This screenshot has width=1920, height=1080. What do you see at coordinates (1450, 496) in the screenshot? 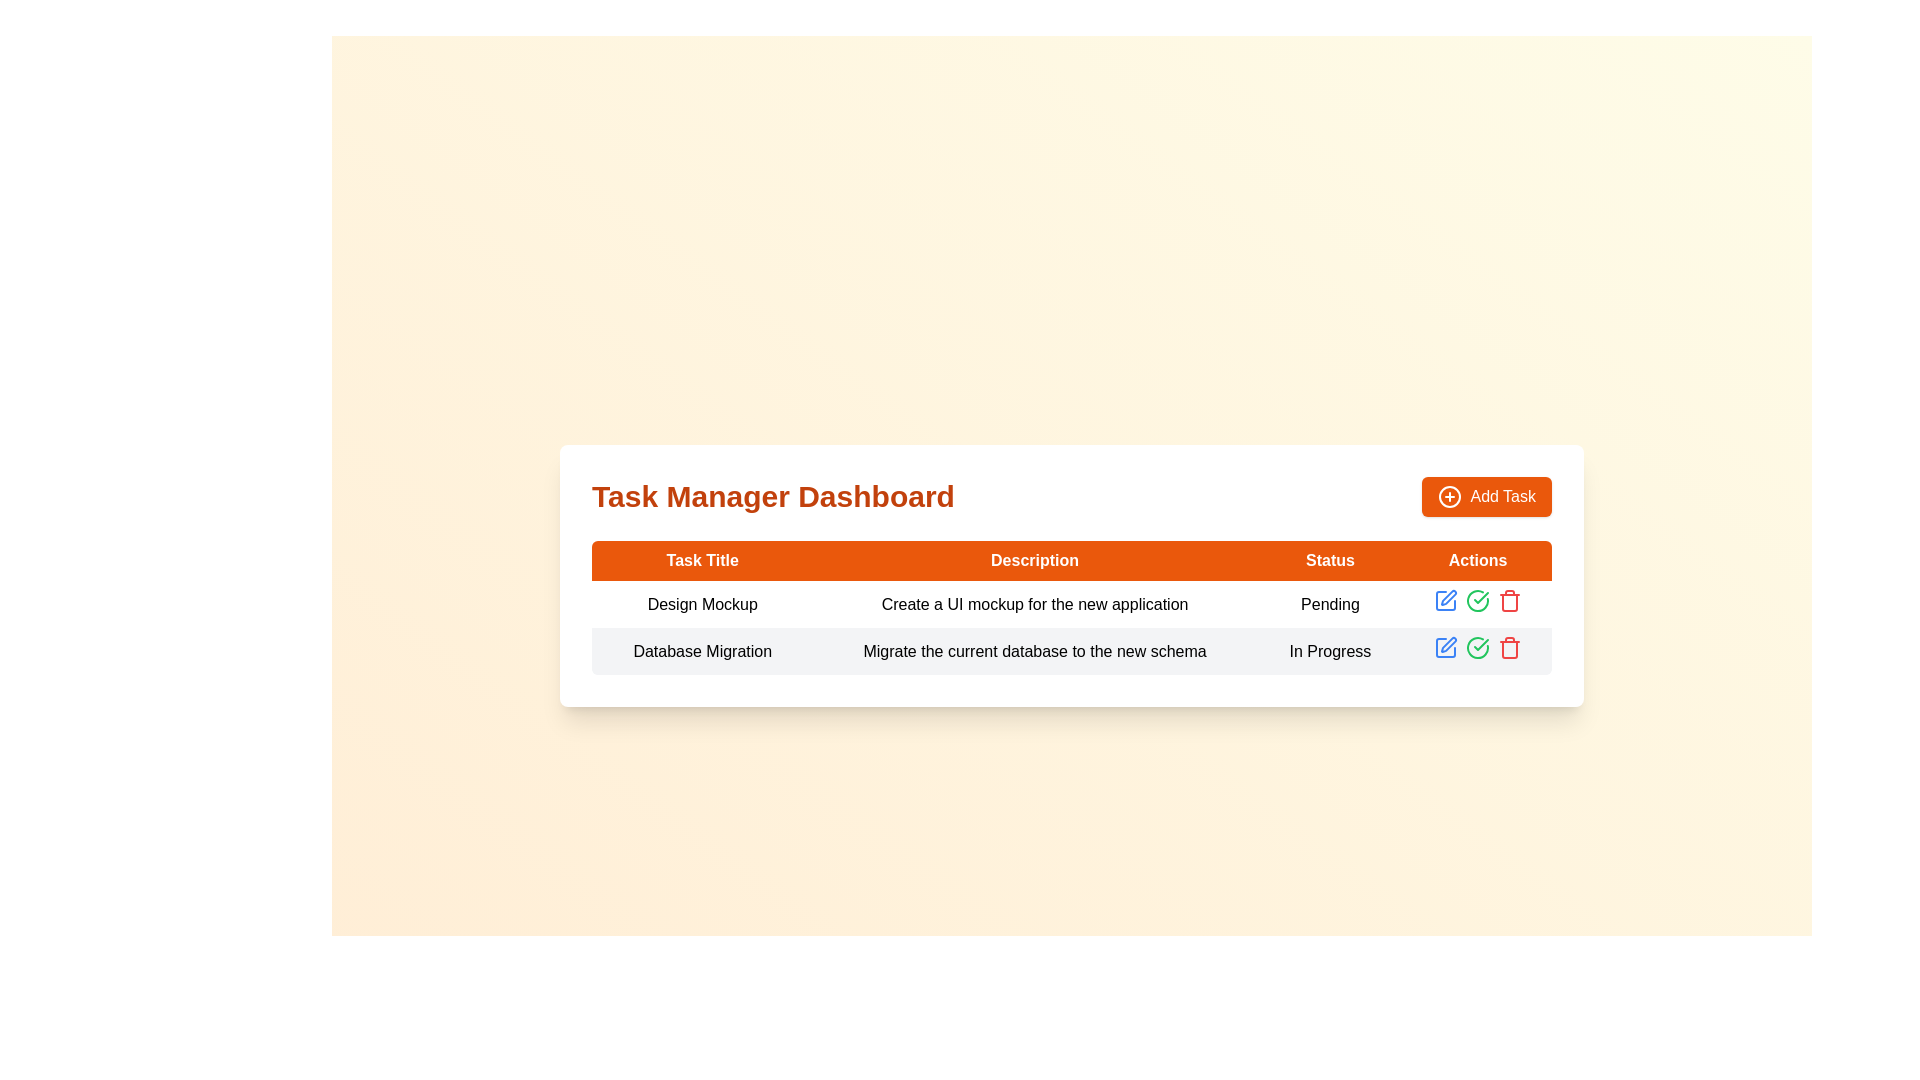
I see `the 'Add Task' icon located in the upper-right corner of the content card to initiate adding a task` at bounding box center [1450, 496].